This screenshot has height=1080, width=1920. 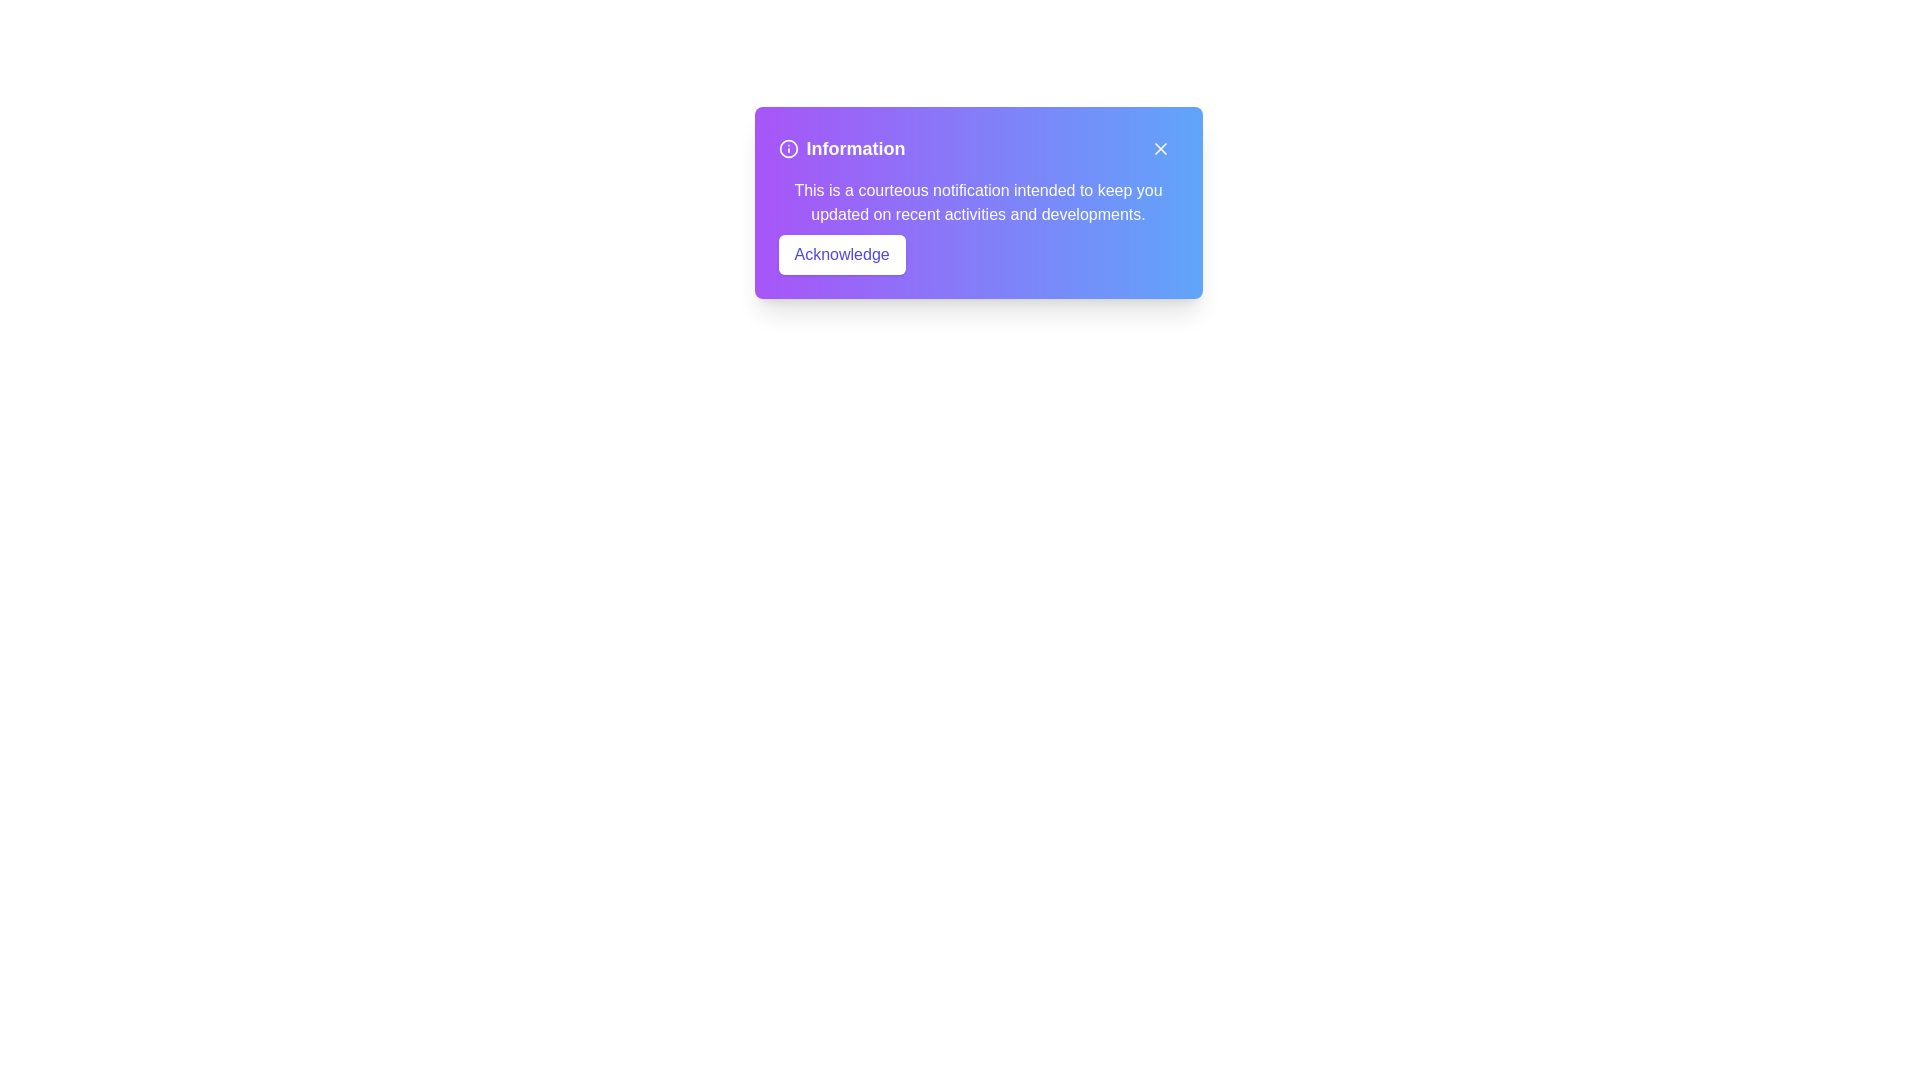 I want to click on the 'Acknowledge' button to acknowledge the notification, so click(x=841, y=253).